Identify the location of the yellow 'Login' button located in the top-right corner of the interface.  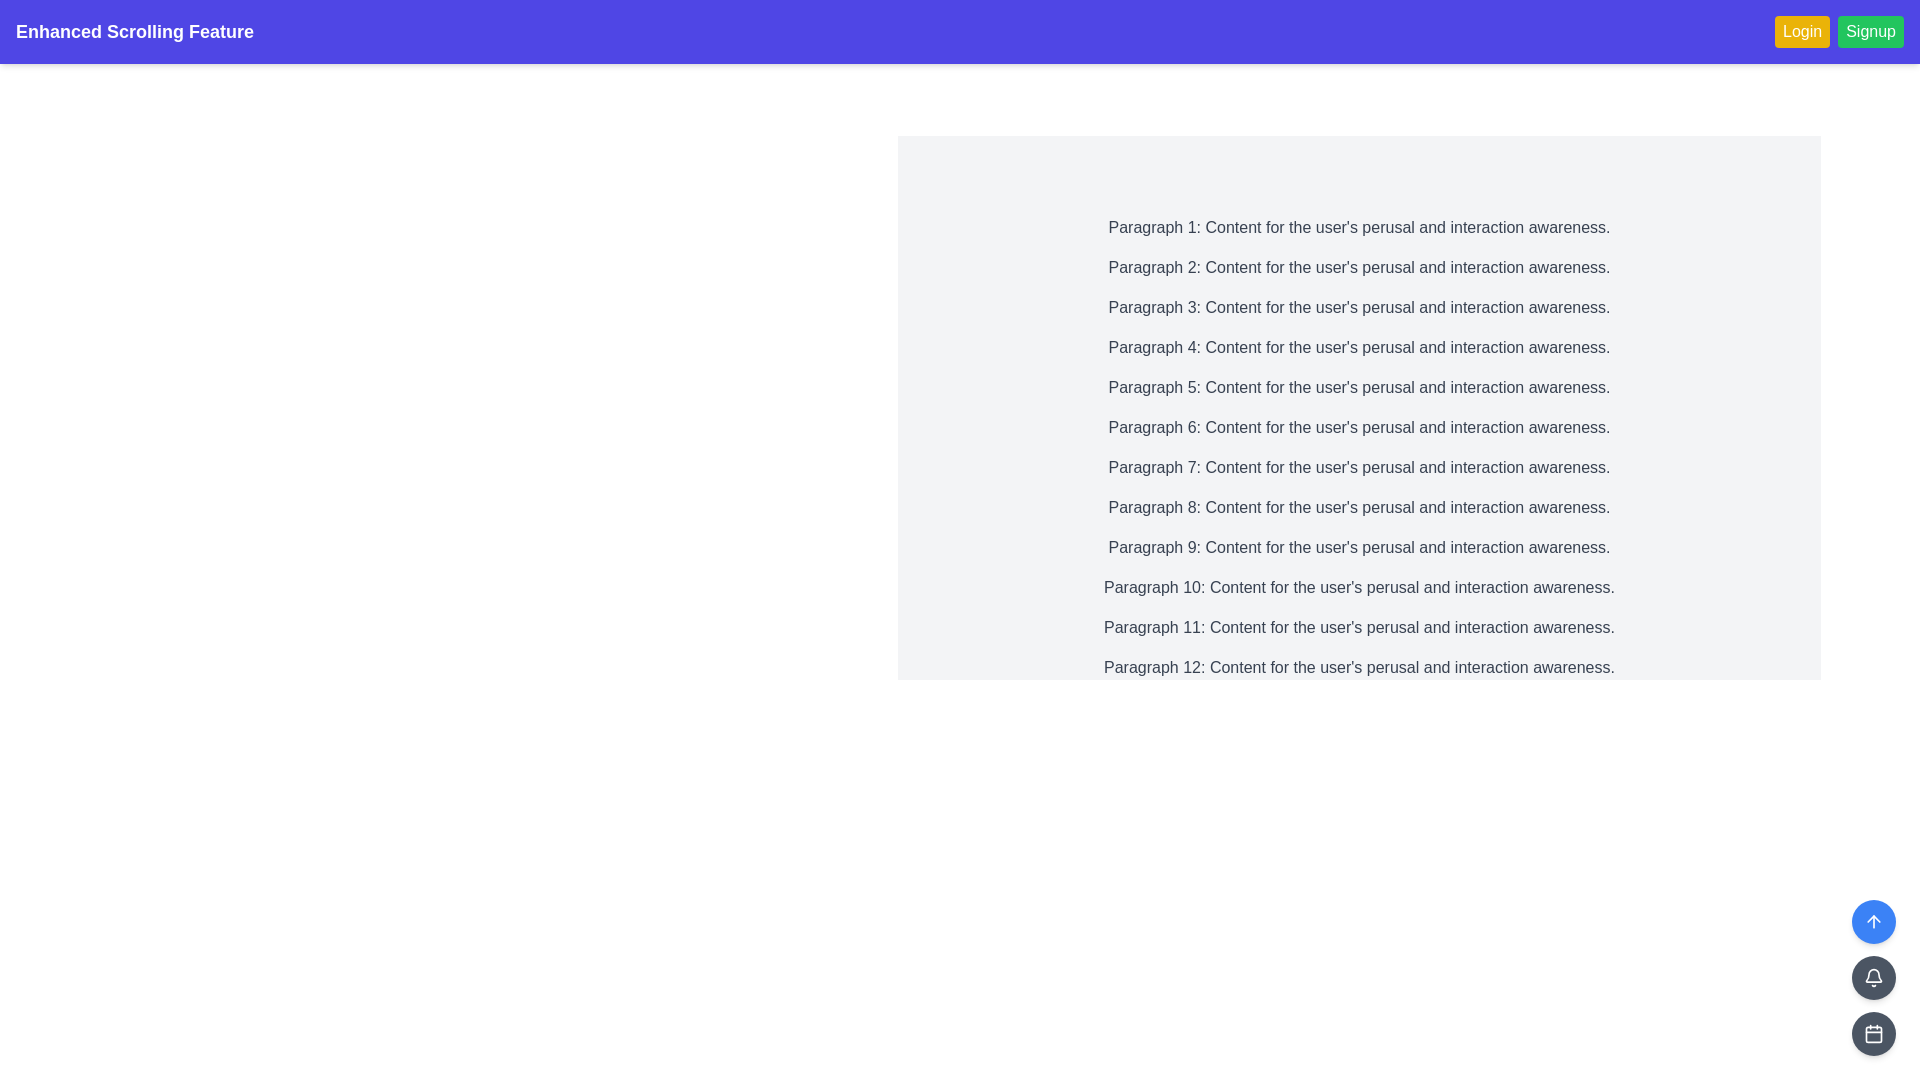
(1802, 31).